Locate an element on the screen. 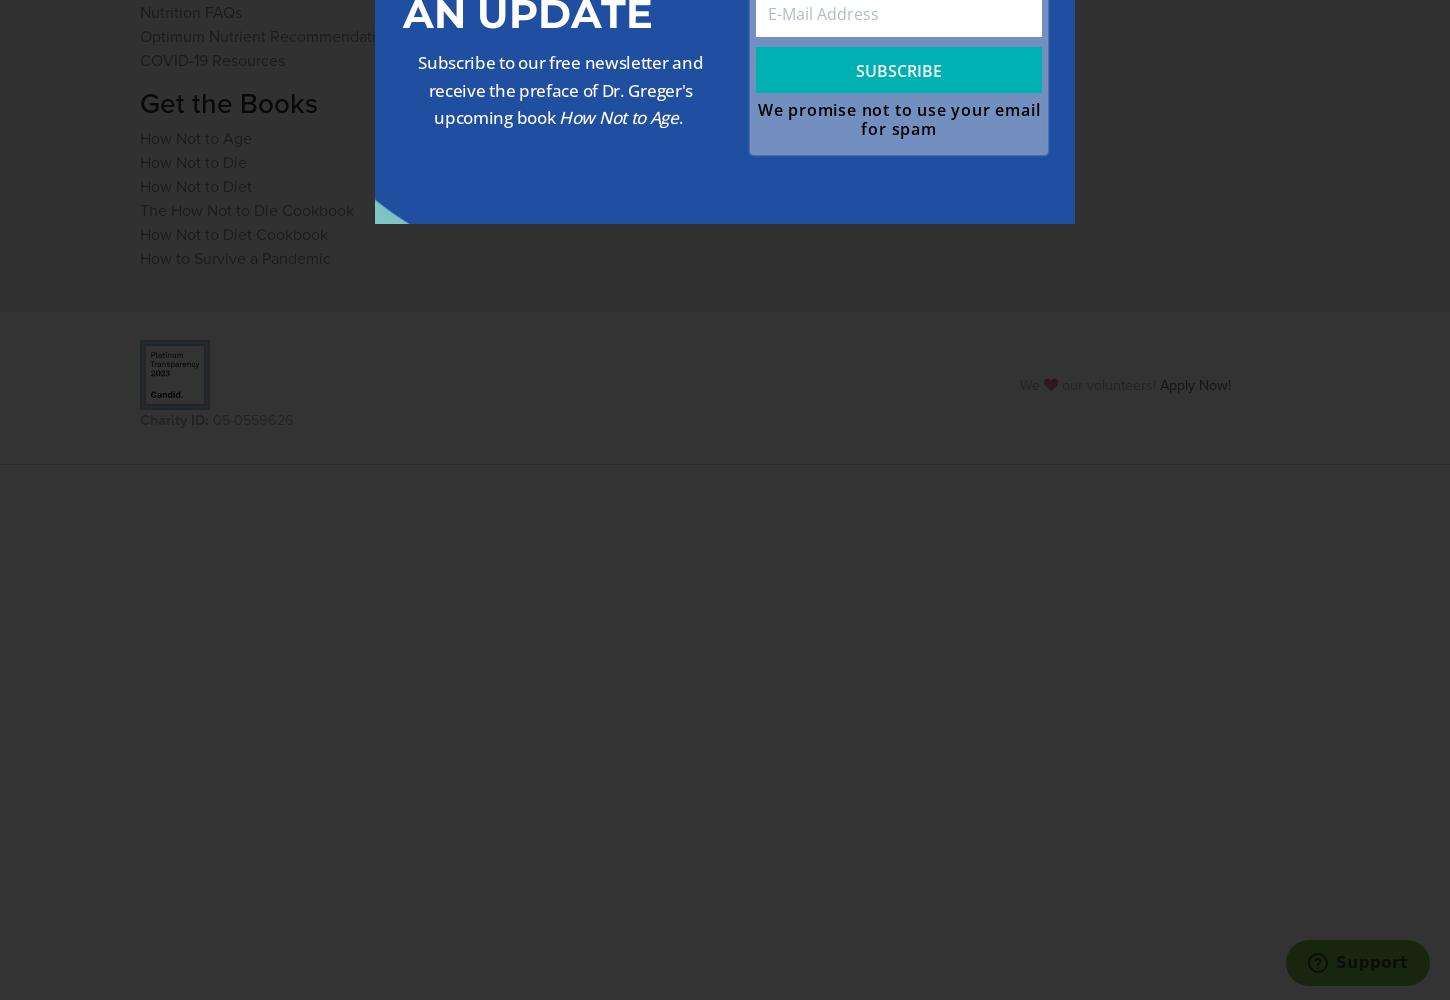 The height and width of the screenshot is (1000, 1450). 'Nutrition FAQs' is located at coordinates (189, 11).